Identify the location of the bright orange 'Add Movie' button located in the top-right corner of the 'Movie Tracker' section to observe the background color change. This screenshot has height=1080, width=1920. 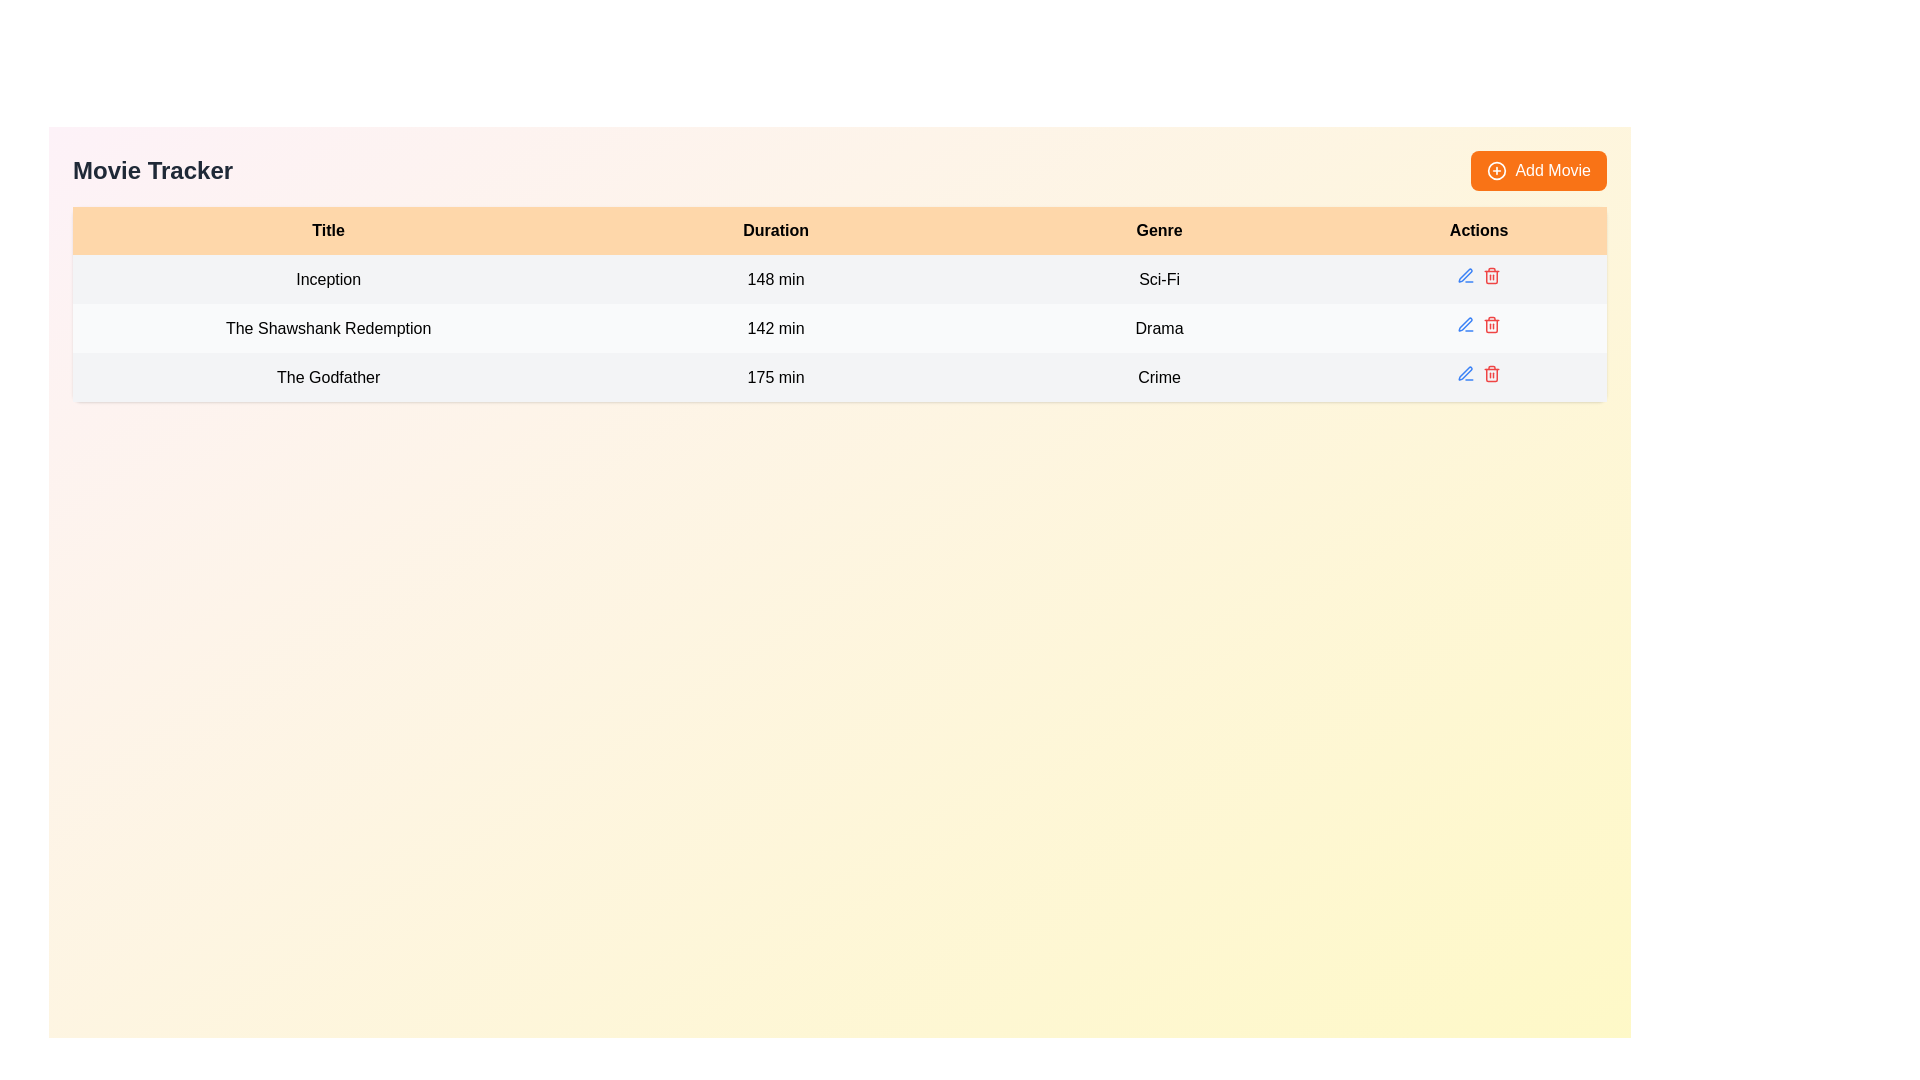
(1538, 169).